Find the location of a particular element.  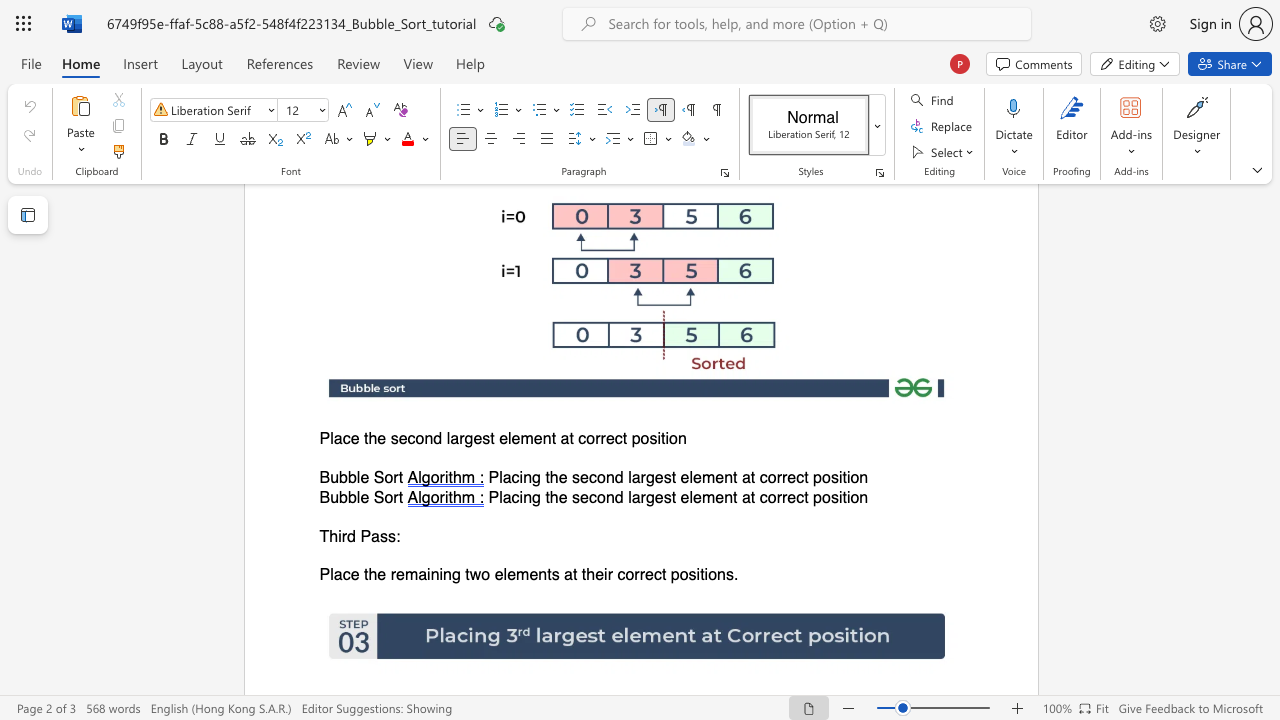

the space between the continuous character "o" and "r" in the text is located at coordinates (392, 496).